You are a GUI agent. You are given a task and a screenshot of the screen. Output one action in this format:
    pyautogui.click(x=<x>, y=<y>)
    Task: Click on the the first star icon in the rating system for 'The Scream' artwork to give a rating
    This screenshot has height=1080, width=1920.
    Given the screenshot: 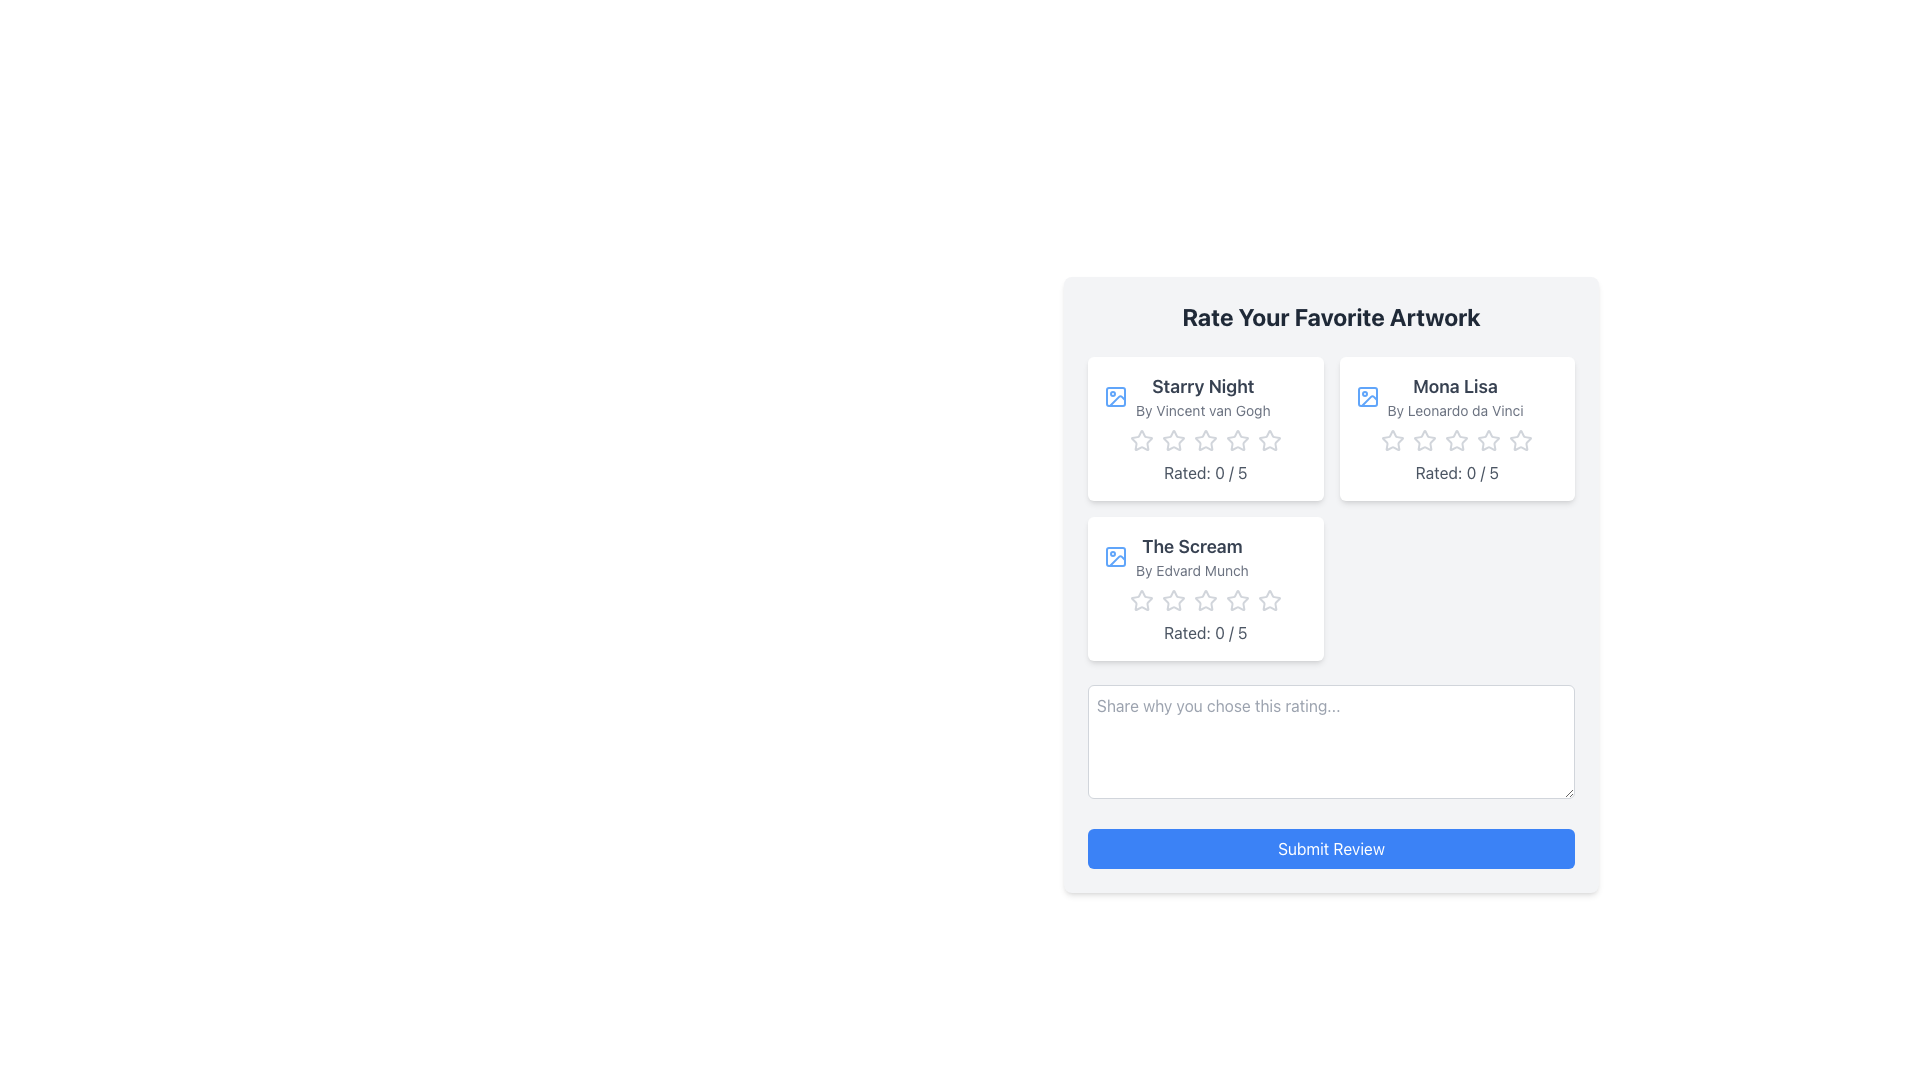 What is the action you would take?
    pyautogui.click(x=1173, y=599)
    